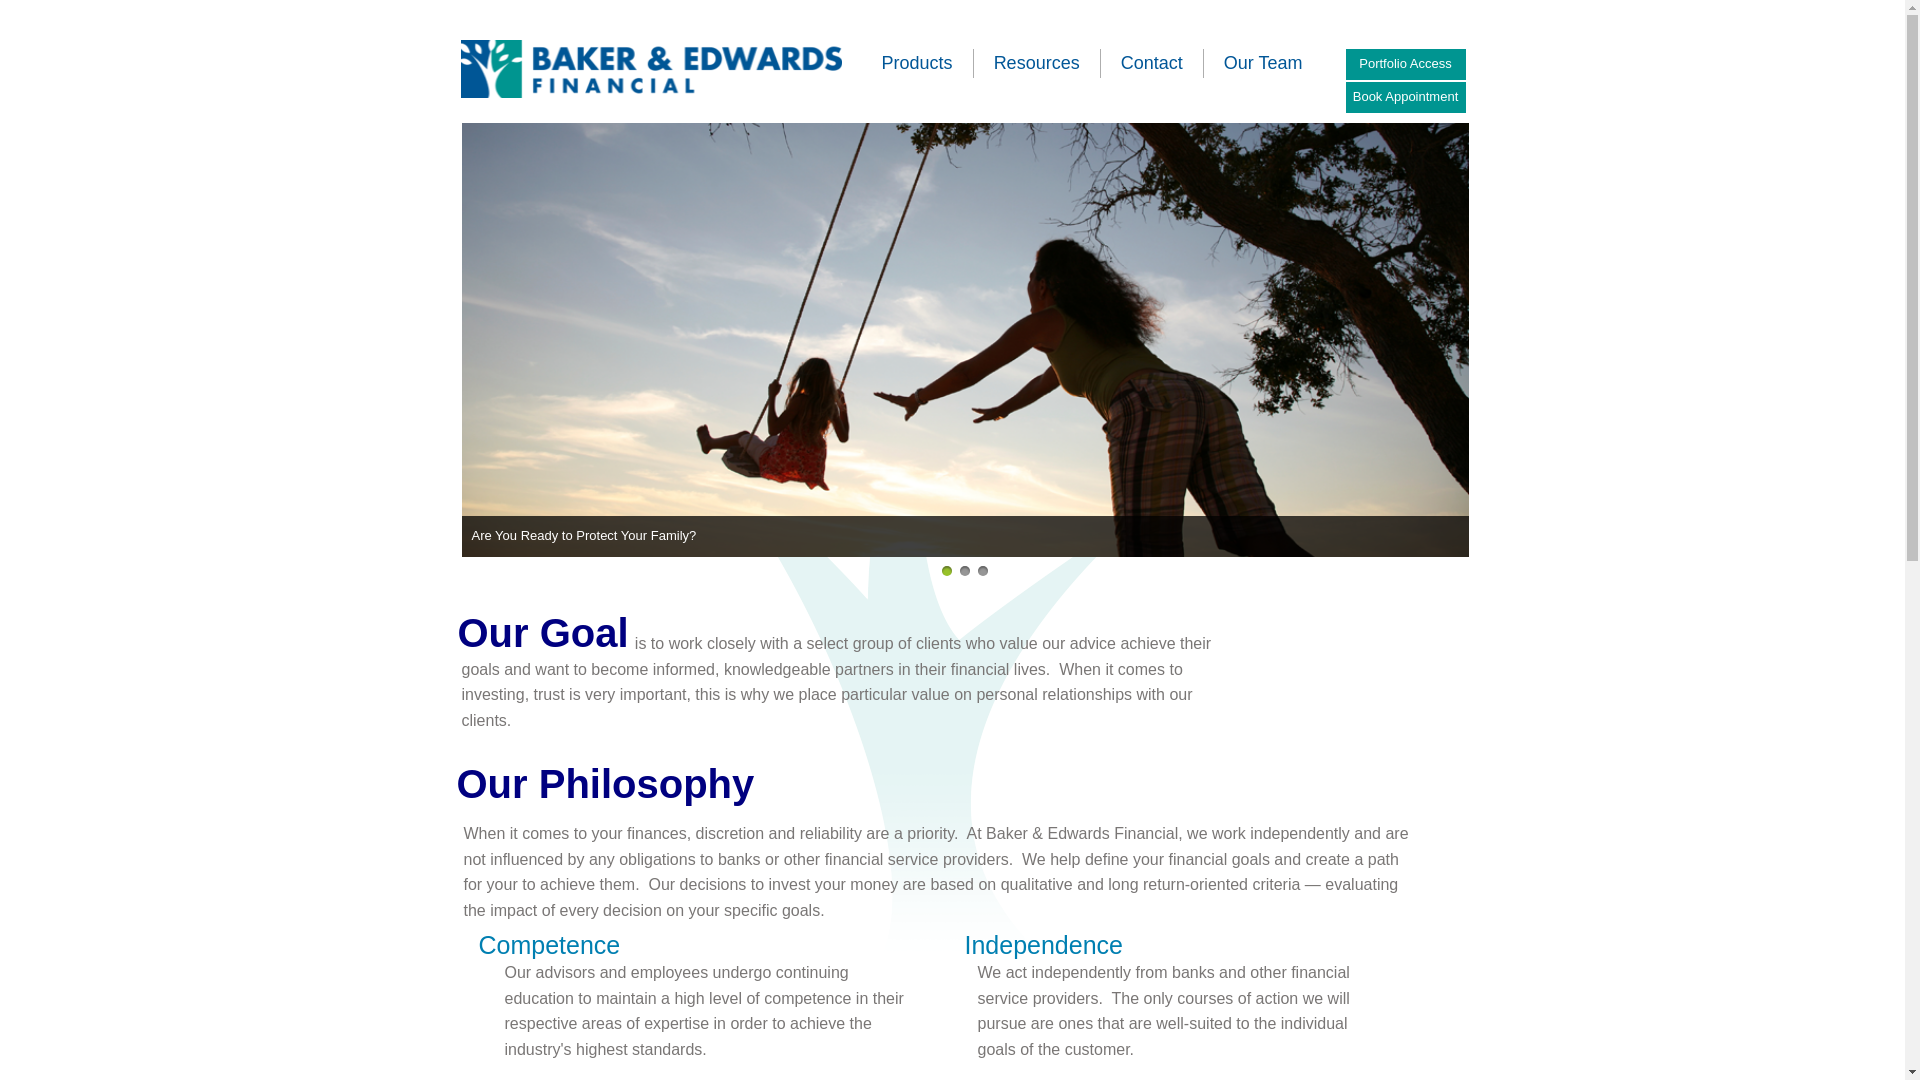  Describe the element at coordinates (1223, 61) in the screenshot. I see `'Our Team'` at that location.